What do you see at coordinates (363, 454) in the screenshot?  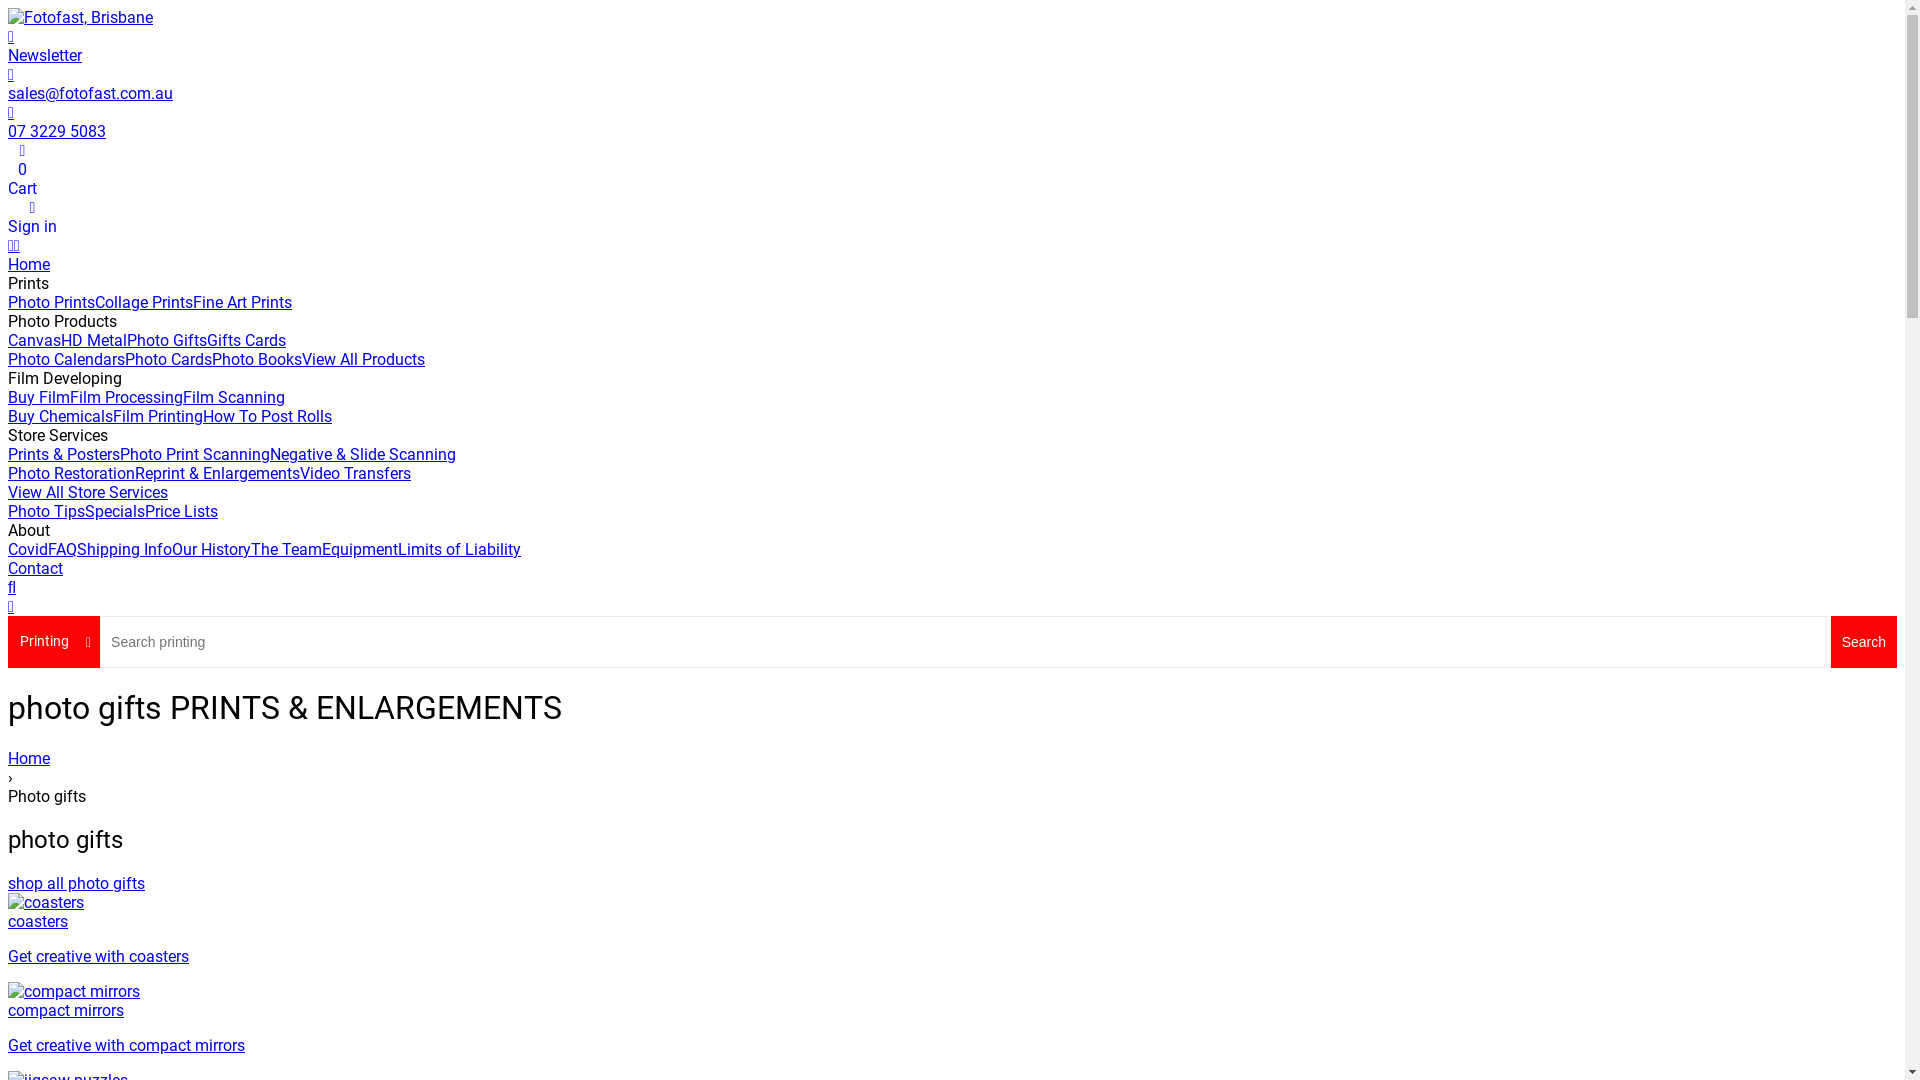 I see `'Negative & Slide Scanning'` at bounding box center [363, 454].